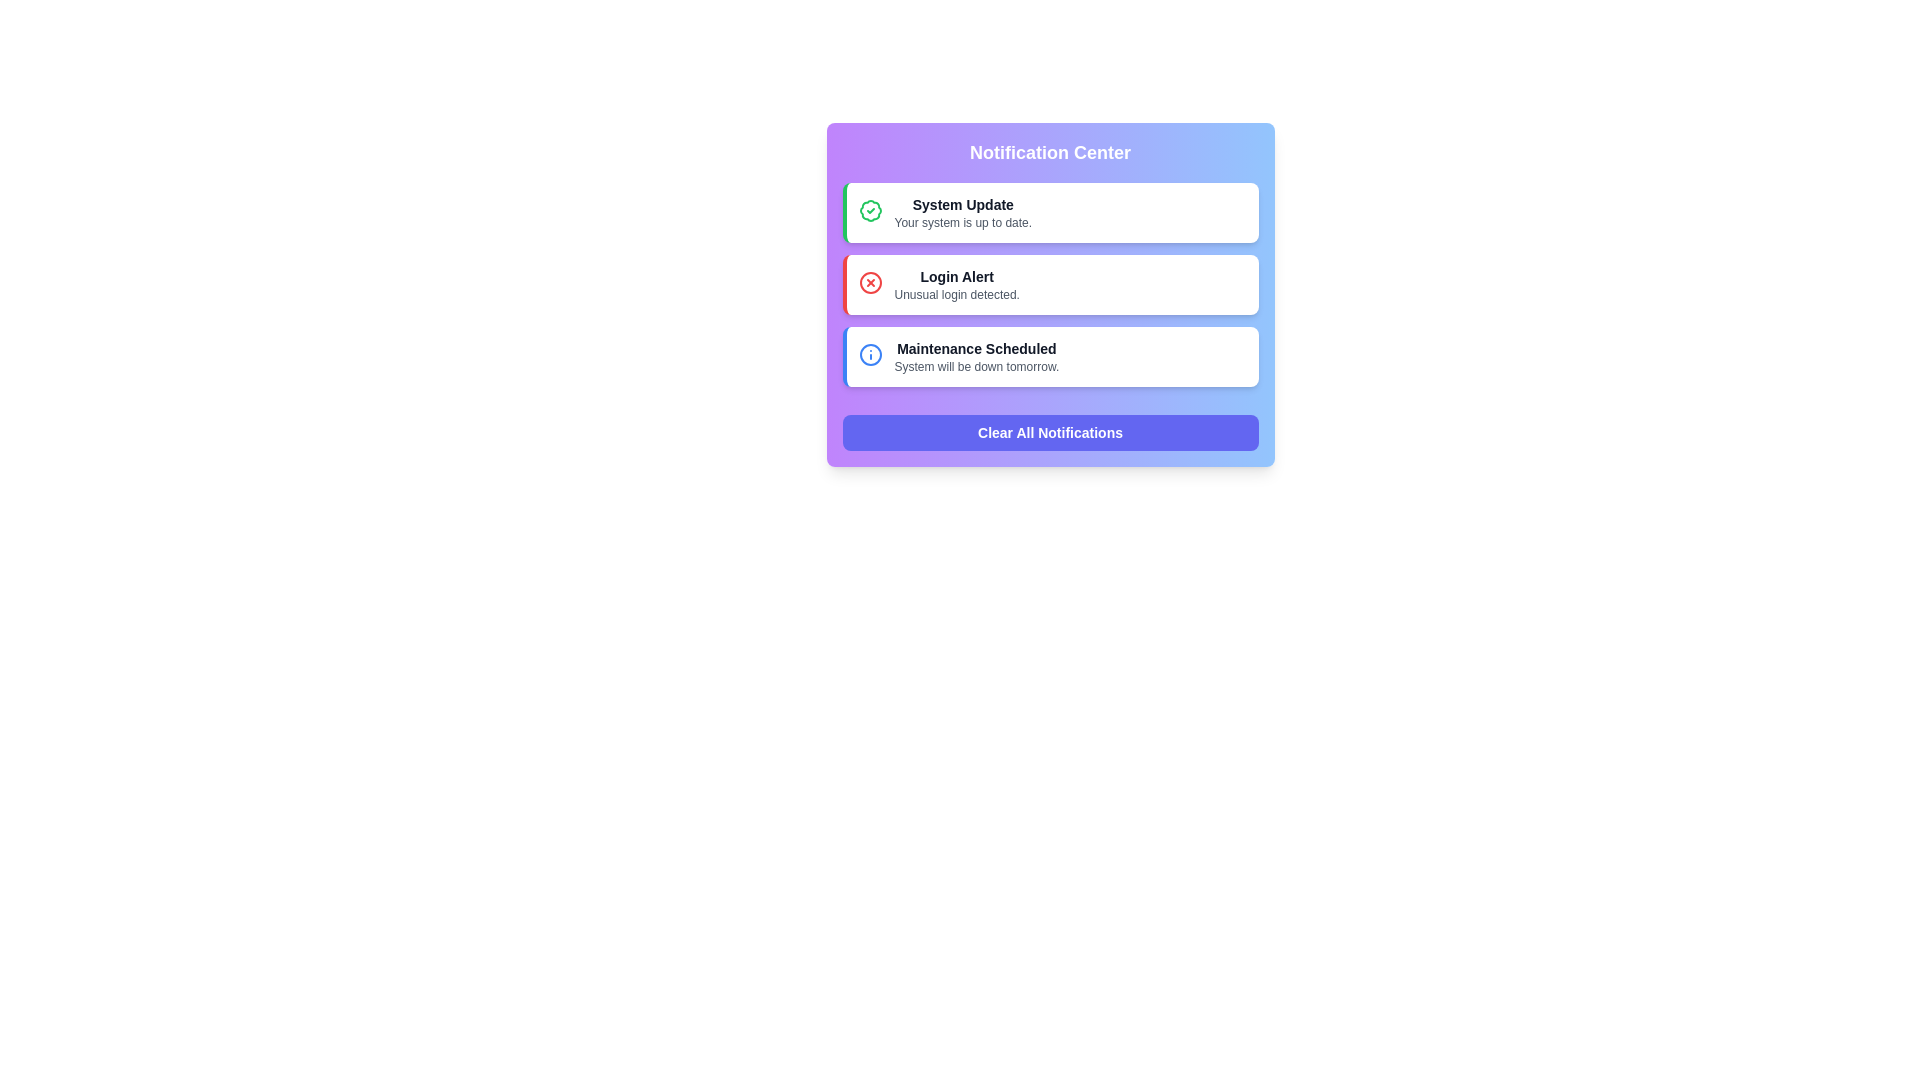  Describe the element at coordinates (870, 286) in the screenshot. I see `the status indicated by the alert icon within the 'Login Alert' notification box, which is positioned to the left of the text in the second notification item` at that location.